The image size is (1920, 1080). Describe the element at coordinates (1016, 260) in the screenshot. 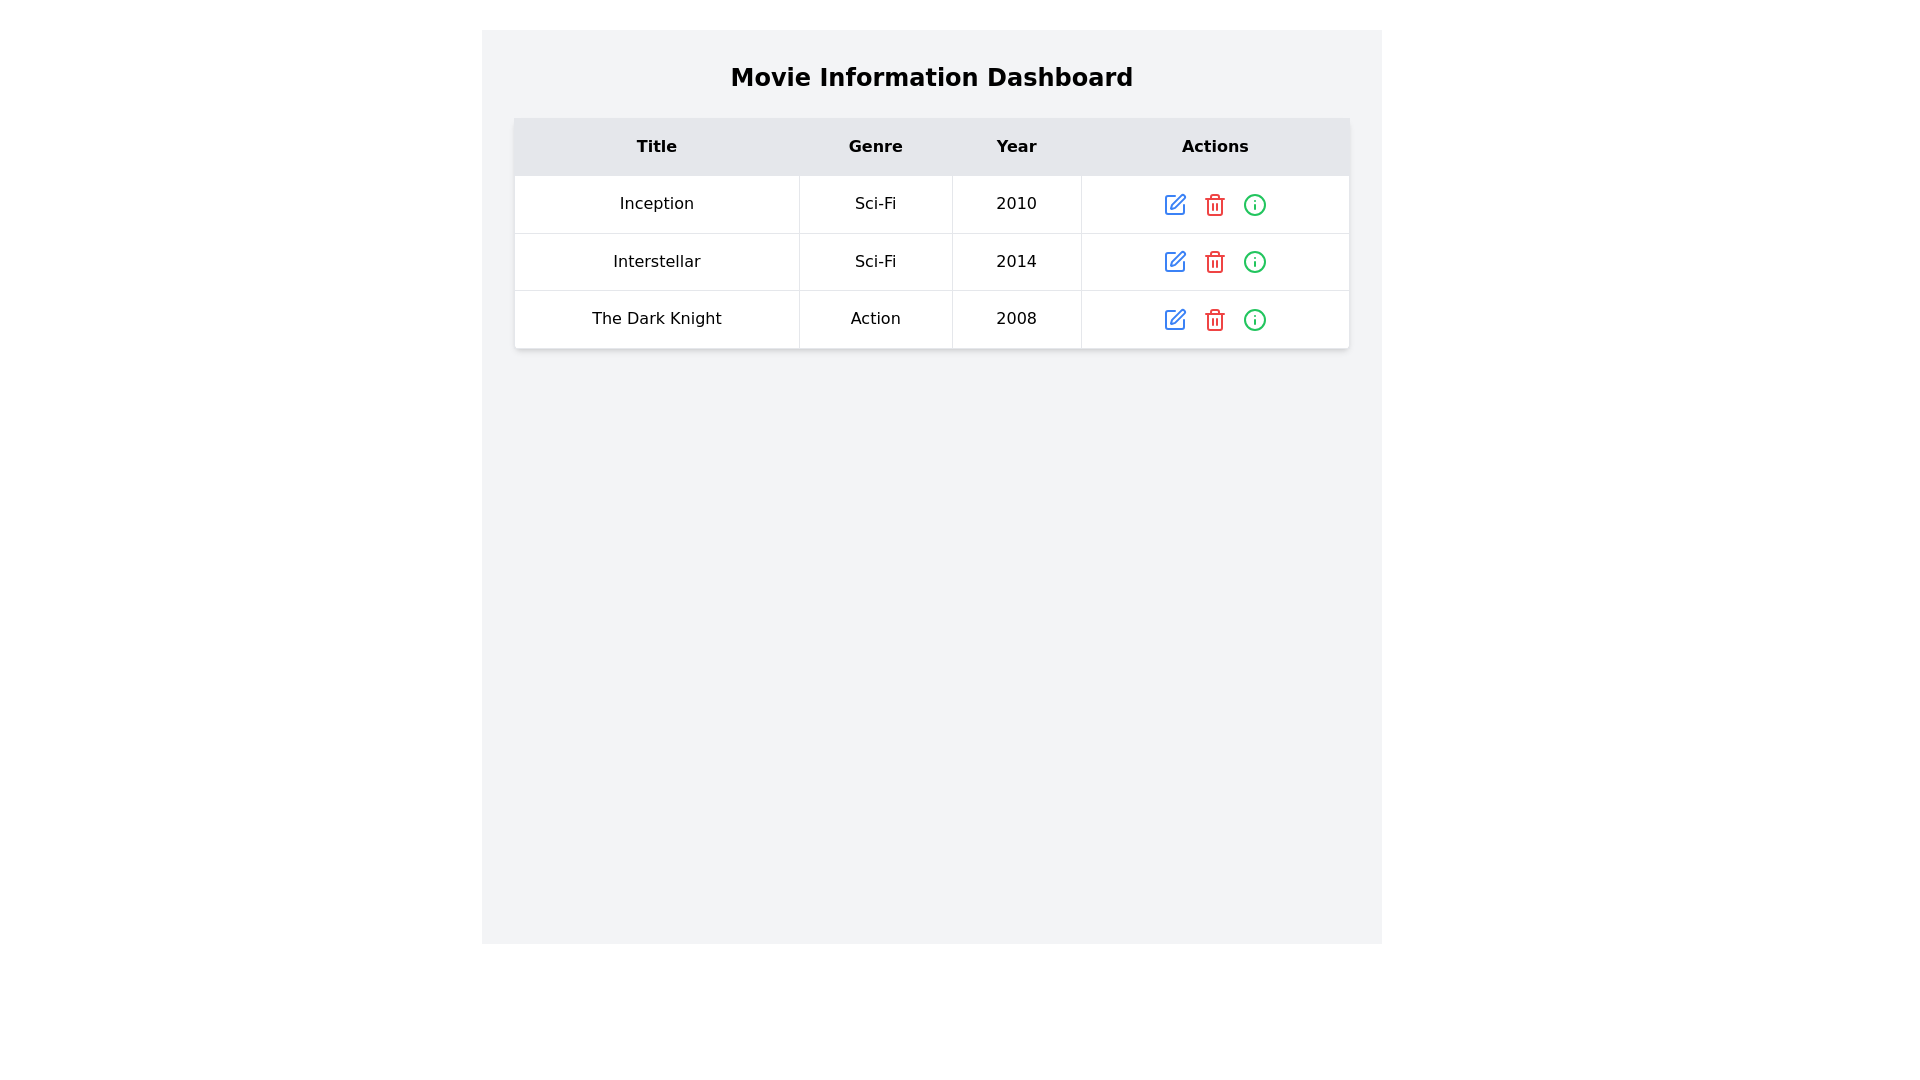

I see `the static text field displaying the year '2014' in the 'Year' column of the movie 'Interstellar' data table` at that location.